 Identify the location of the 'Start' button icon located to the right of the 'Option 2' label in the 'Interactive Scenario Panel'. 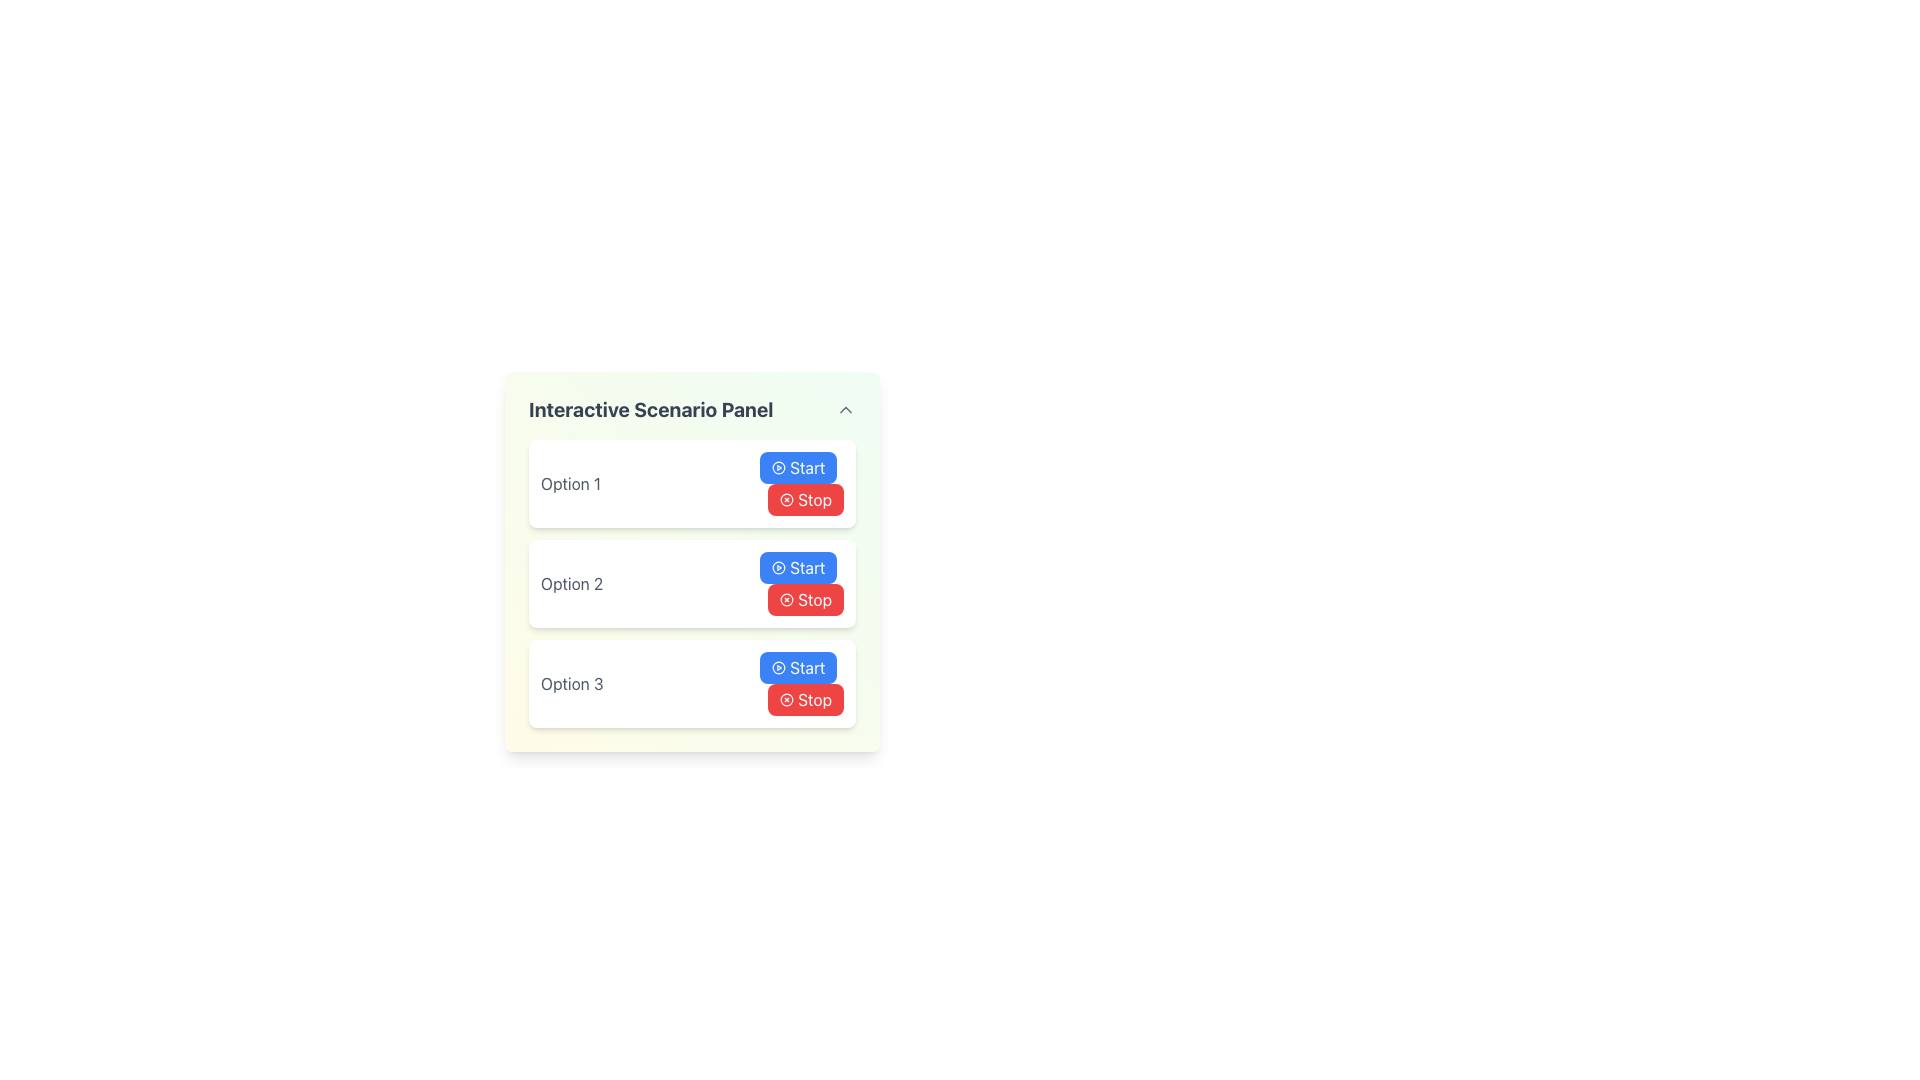
(778, 567).